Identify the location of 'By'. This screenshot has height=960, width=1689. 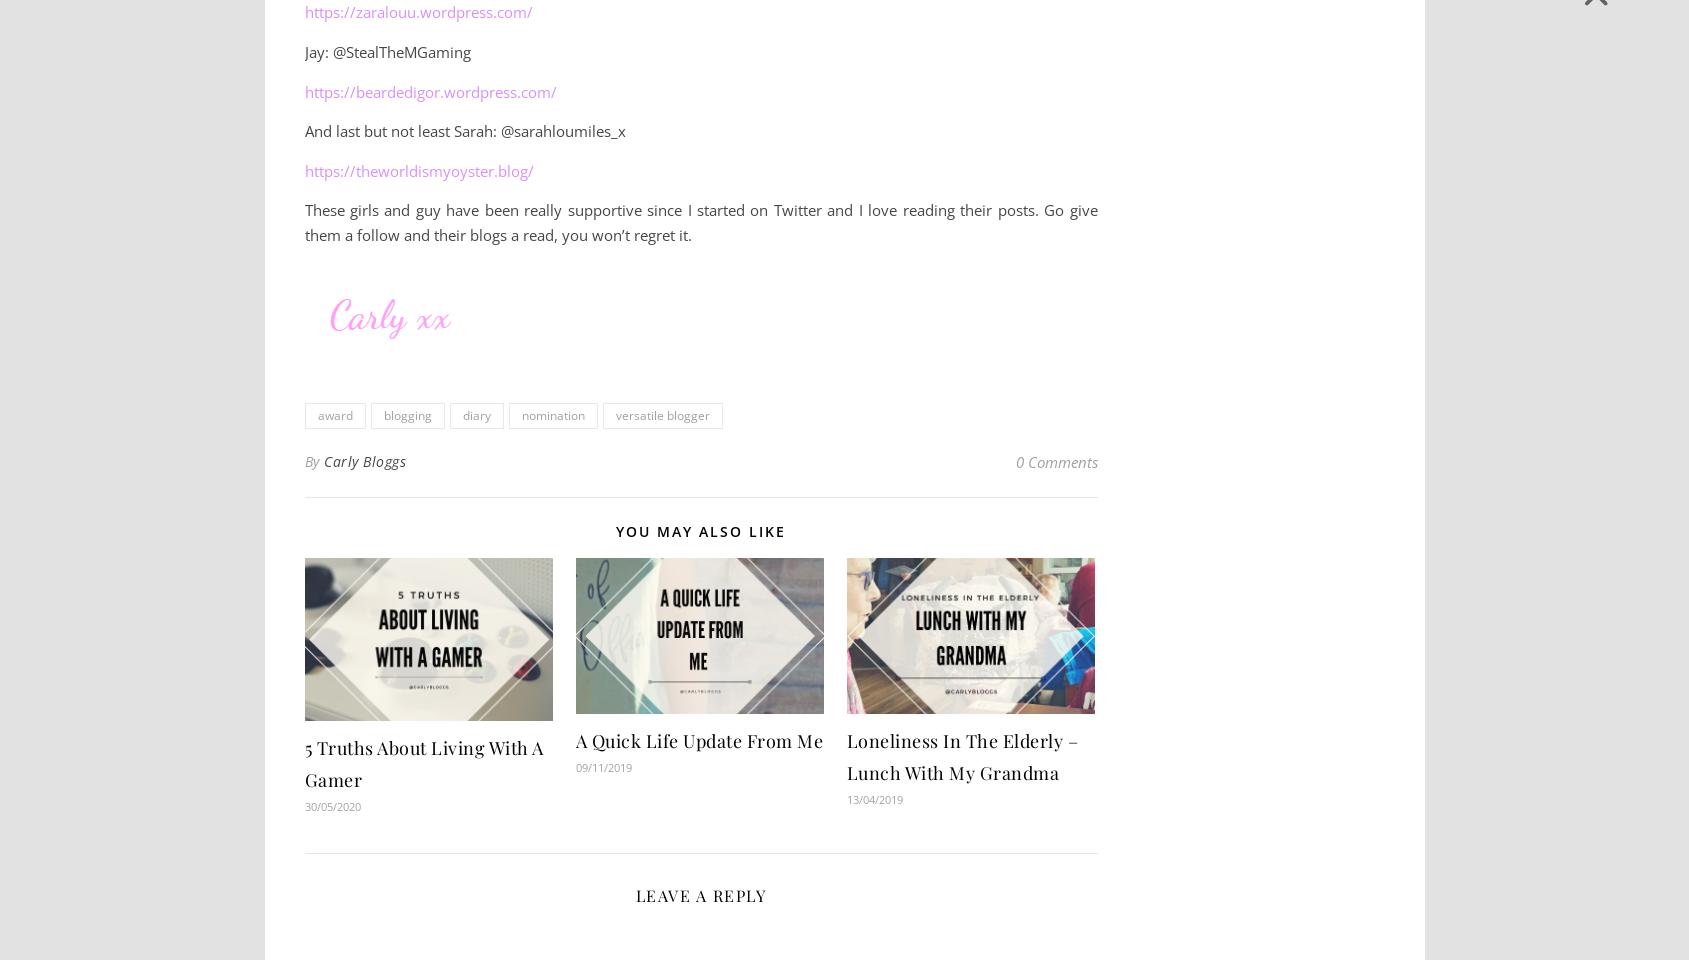
(313, 460).